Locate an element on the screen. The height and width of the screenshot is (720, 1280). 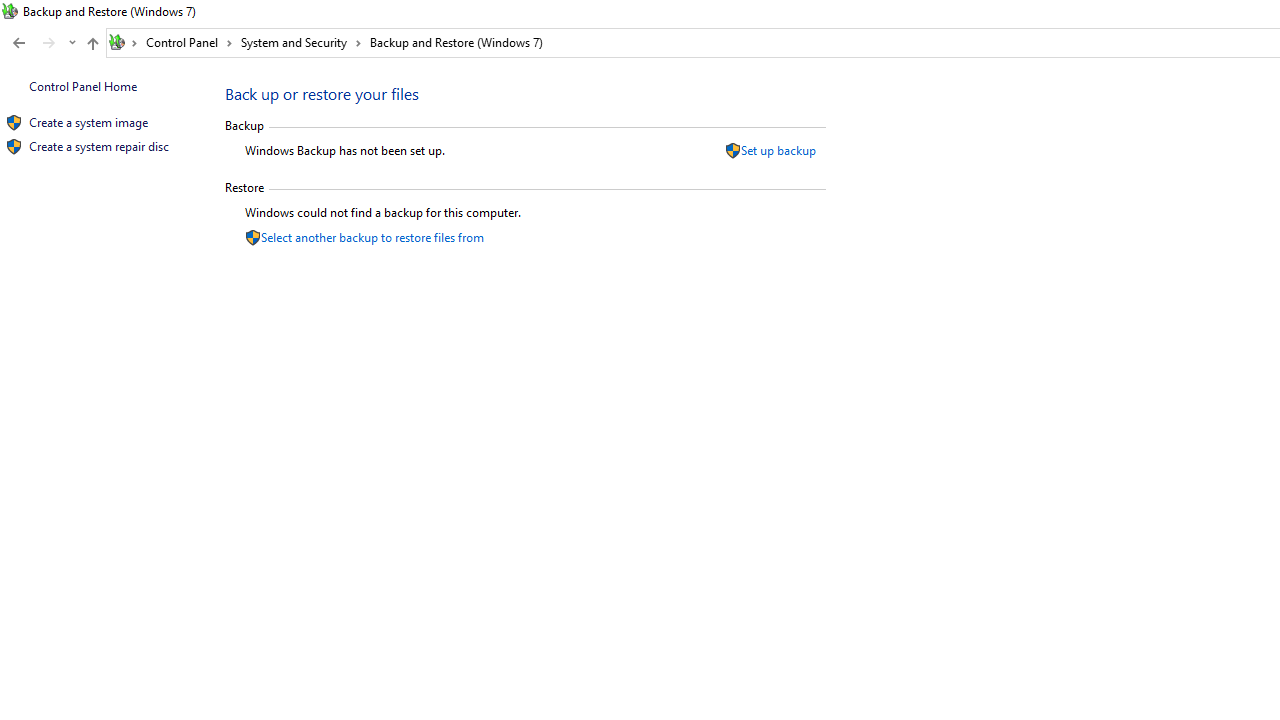
'Up to "System and Security" (Alt + Up Arrow)' is located at coordinates (91, 43).